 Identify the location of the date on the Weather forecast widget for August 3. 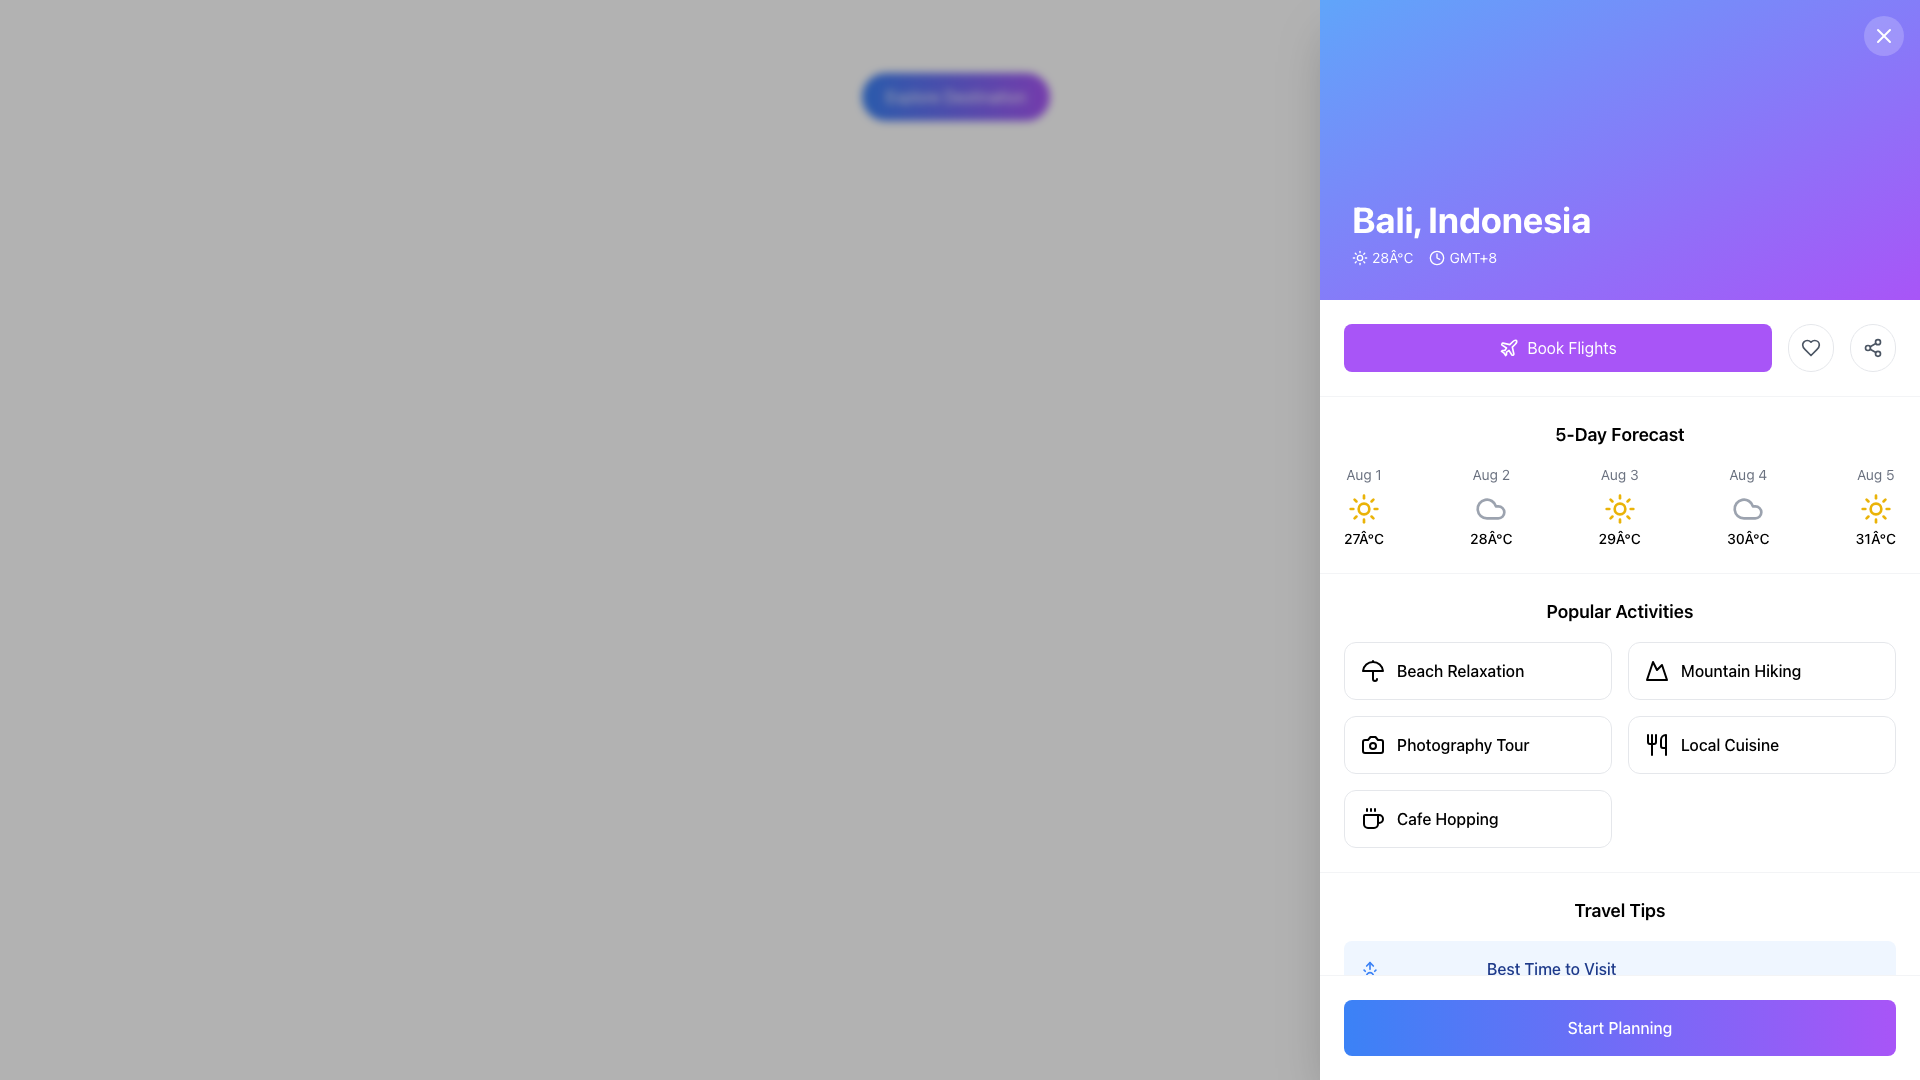
(1620, 505).